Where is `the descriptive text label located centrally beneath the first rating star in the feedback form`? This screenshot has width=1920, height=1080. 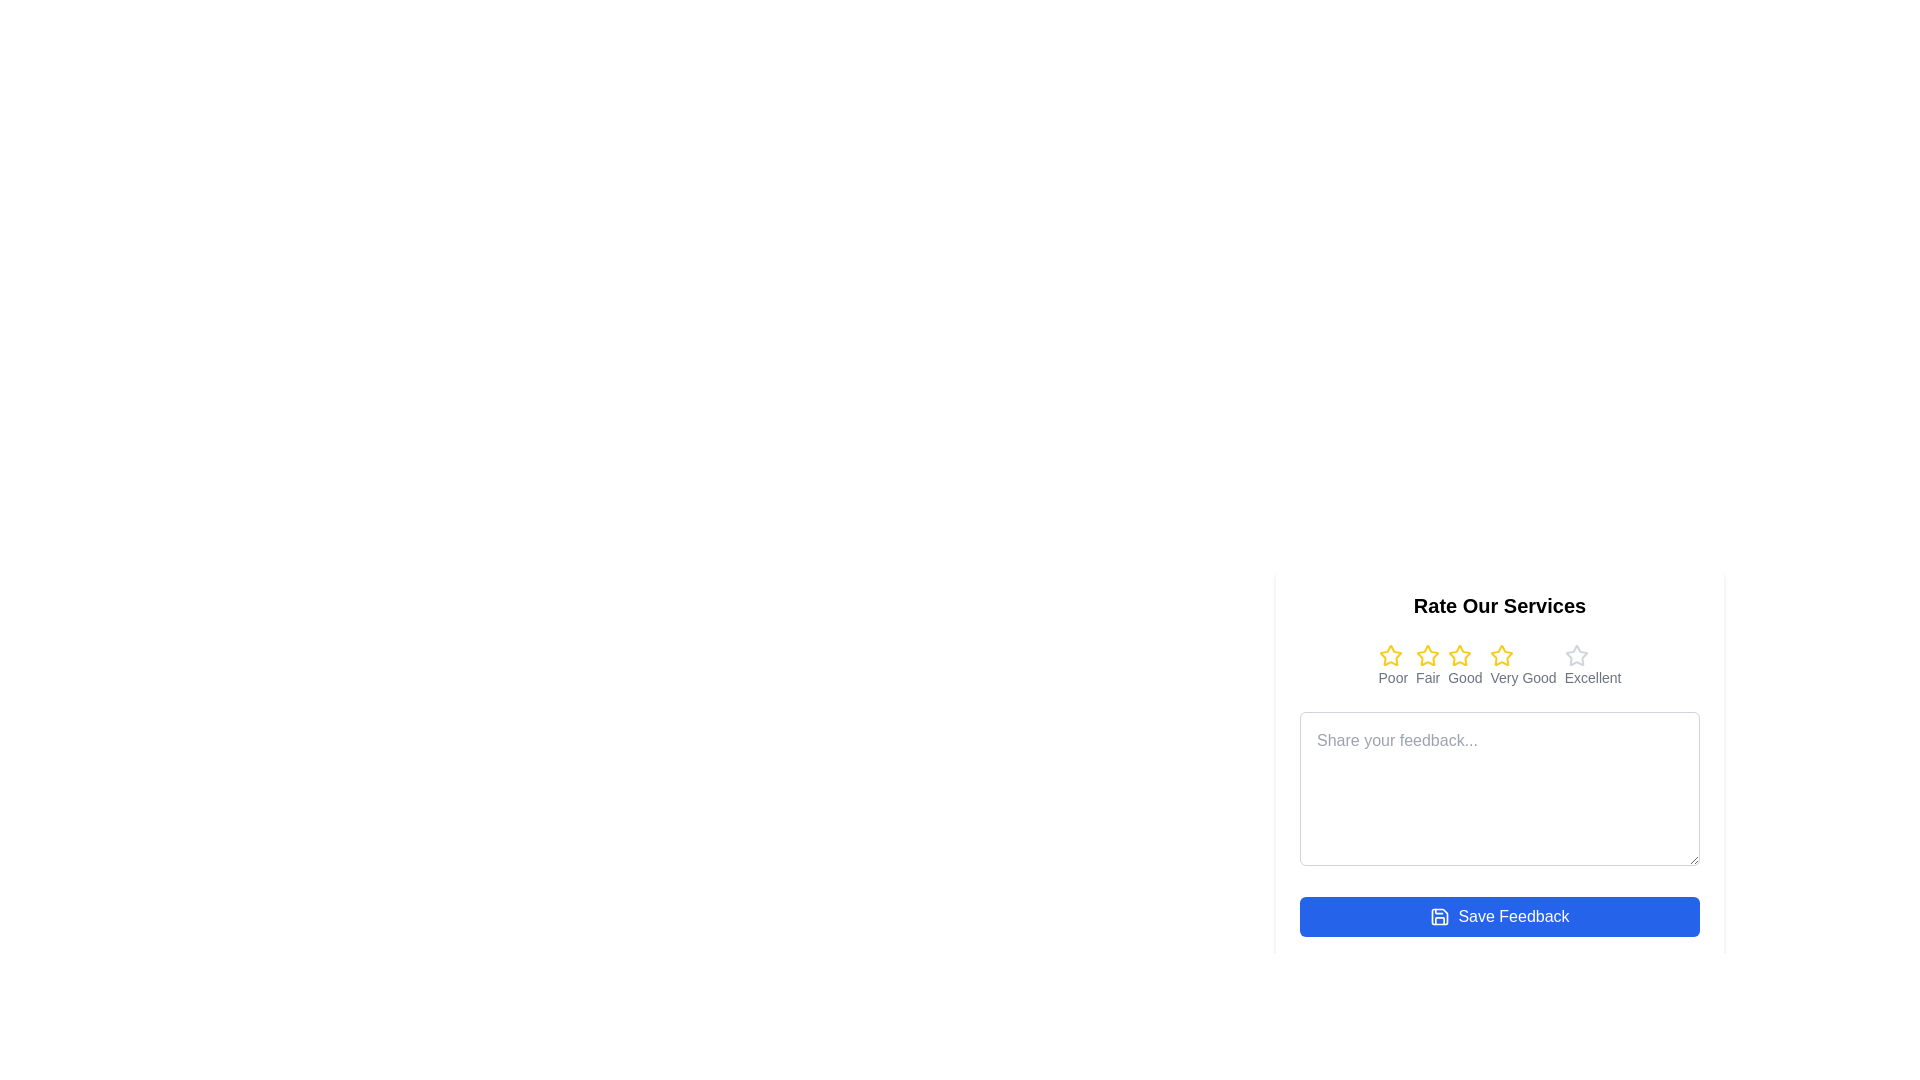
the descriptive text label located centrally beneath the first rating star in the feedback form is located at coordinates (1392, 677).